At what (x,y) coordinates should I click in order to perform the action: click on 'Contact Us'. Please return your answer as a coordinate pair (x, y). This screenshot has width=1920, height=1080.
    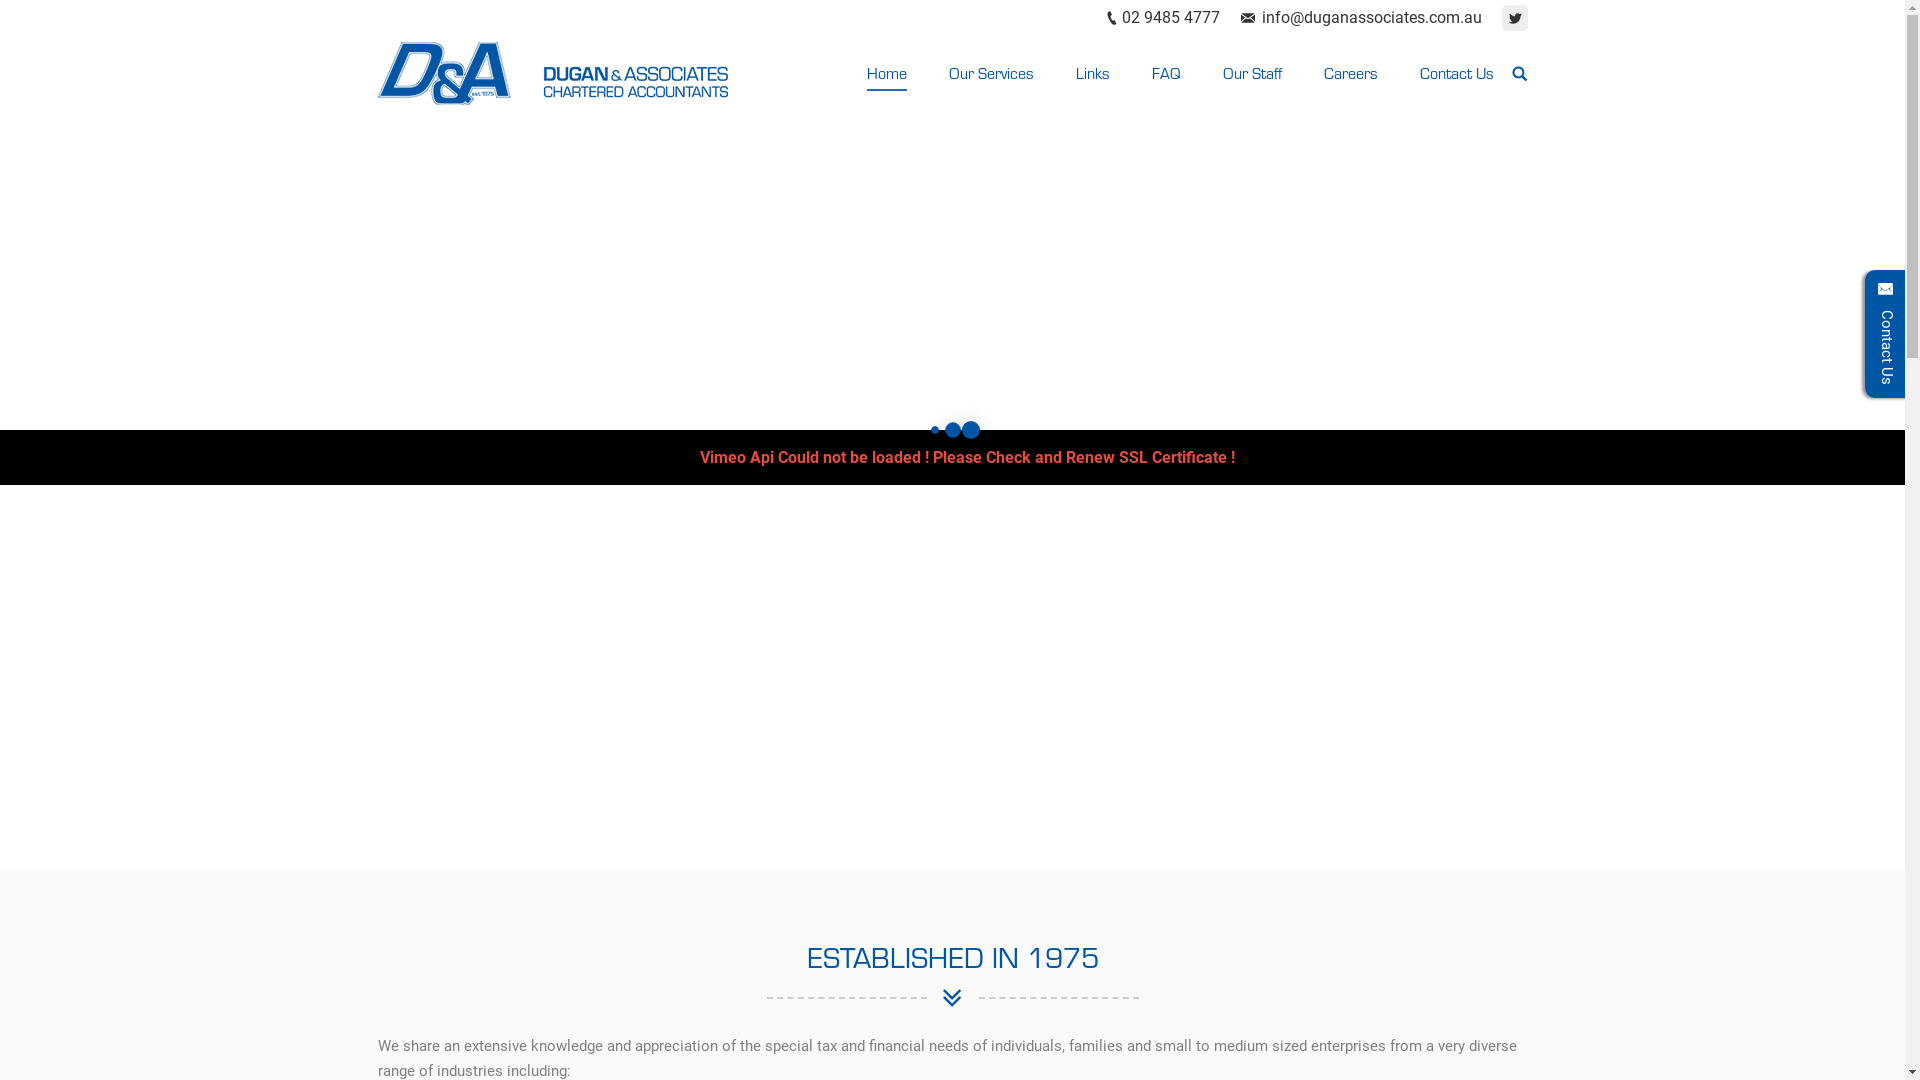
    Looking at the image, I should click on (1415, 72).